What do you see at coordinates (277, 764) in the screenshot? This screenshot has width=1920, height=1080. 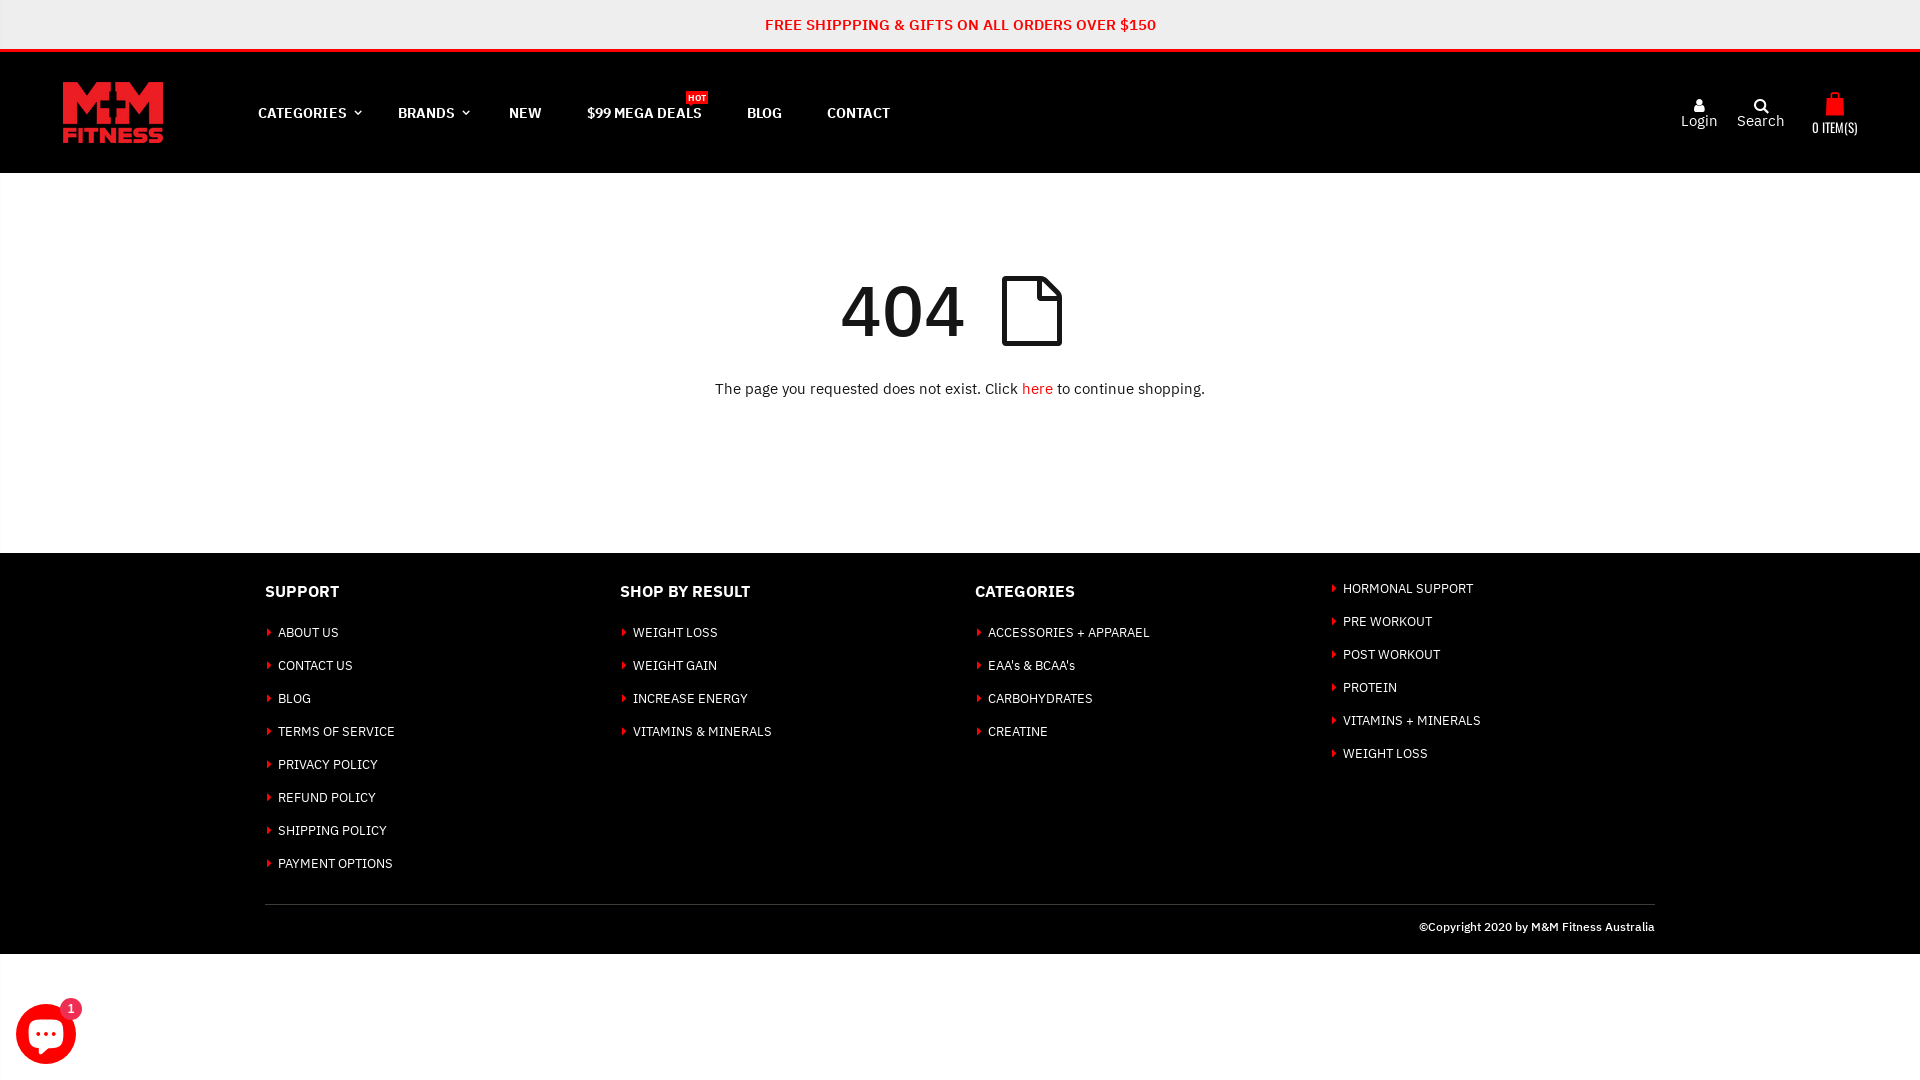 I see `'PRIVACY POLICY'` at bounding box center [277, 764].